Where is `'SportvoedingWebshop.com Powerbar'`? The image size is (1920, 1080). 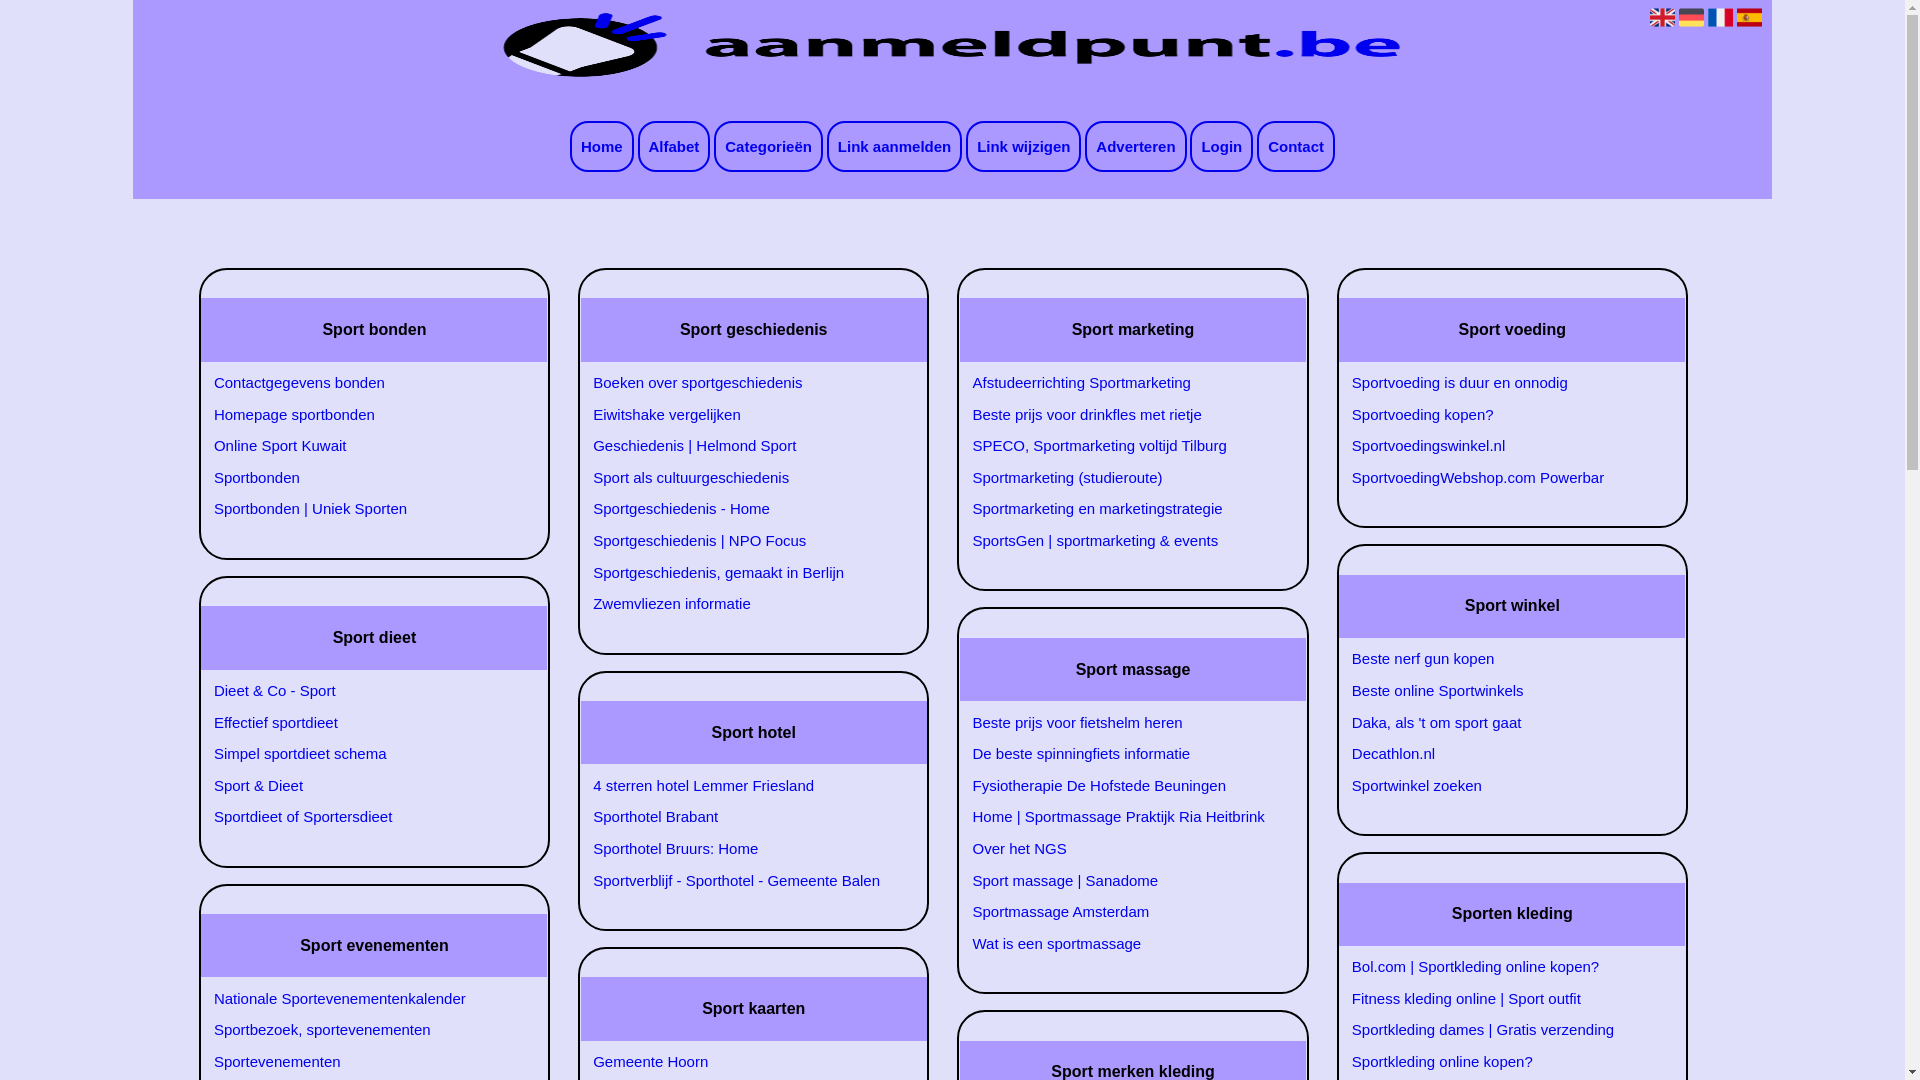
'SportvoedingWebshop.com Powerbar' is located at coordinates (1342, 478).